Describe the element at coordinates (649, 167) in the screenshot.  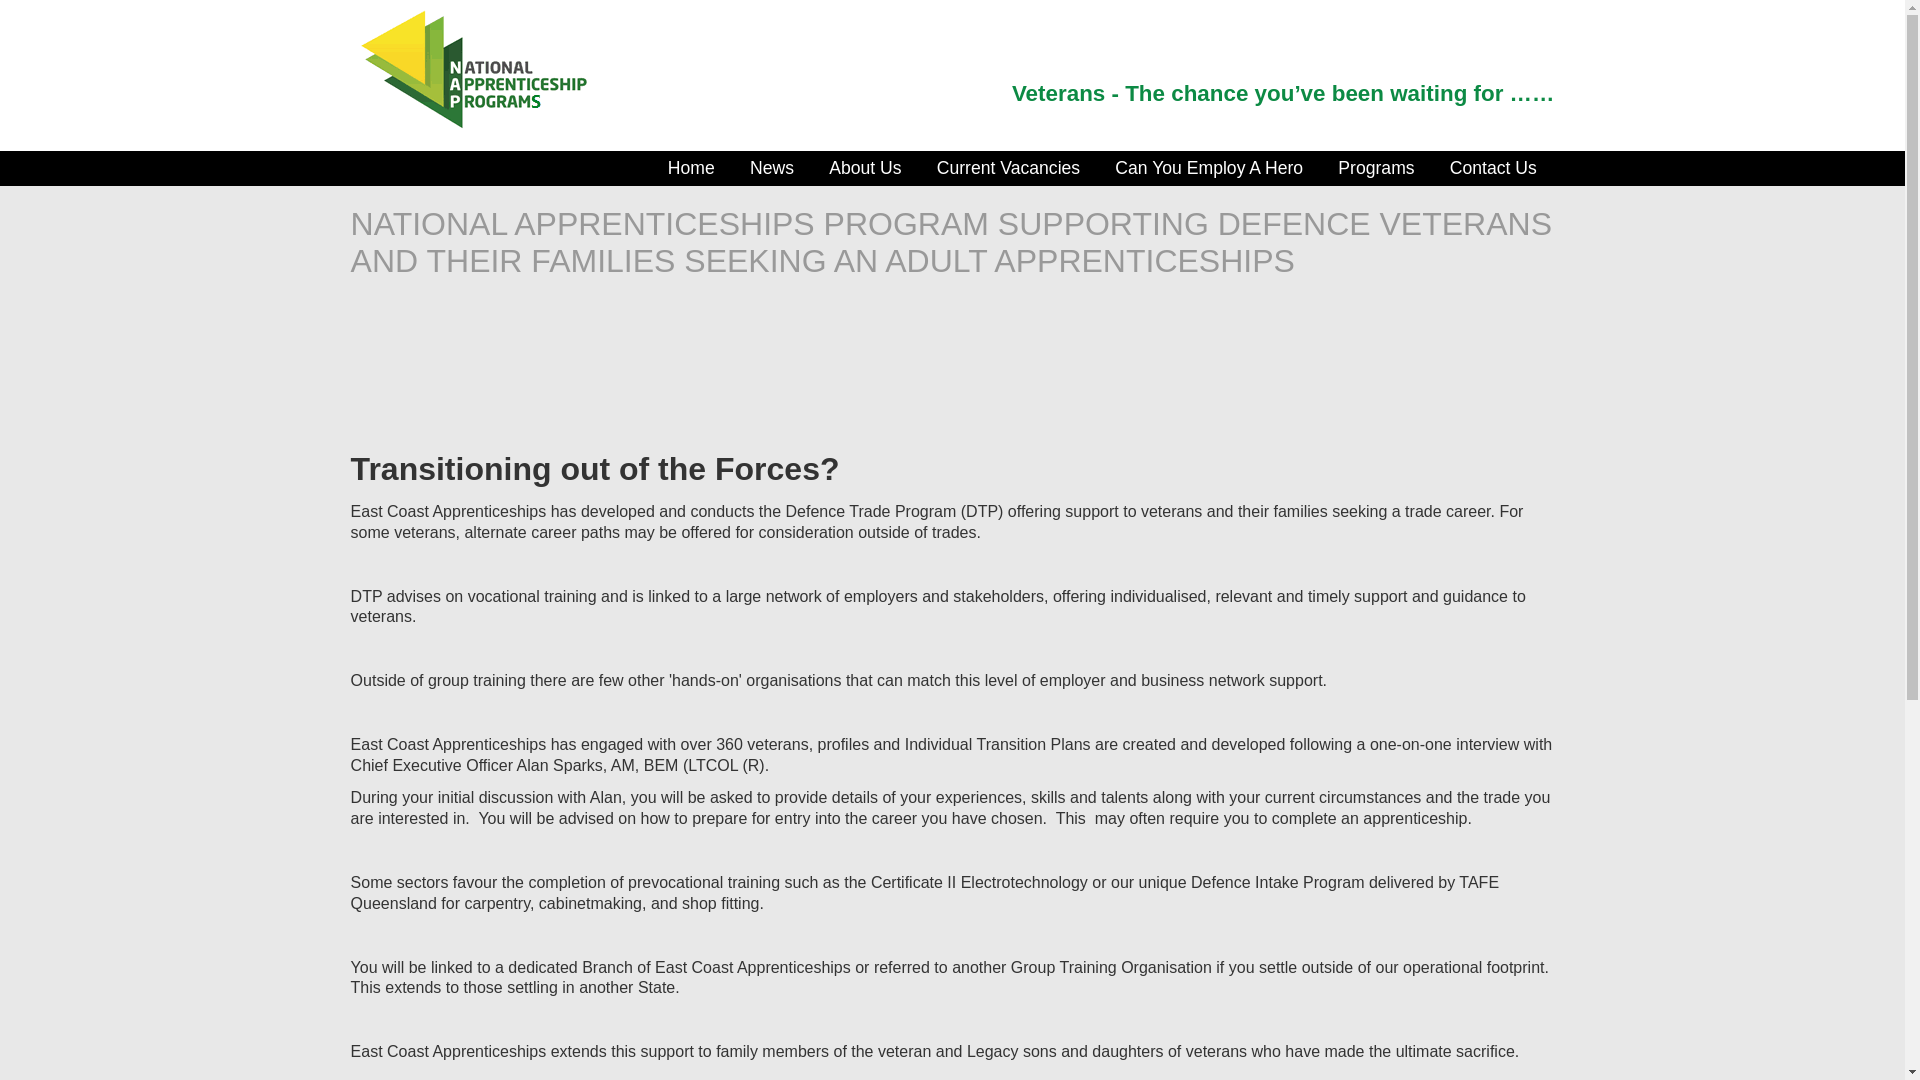
I see `'Home'` at that location.